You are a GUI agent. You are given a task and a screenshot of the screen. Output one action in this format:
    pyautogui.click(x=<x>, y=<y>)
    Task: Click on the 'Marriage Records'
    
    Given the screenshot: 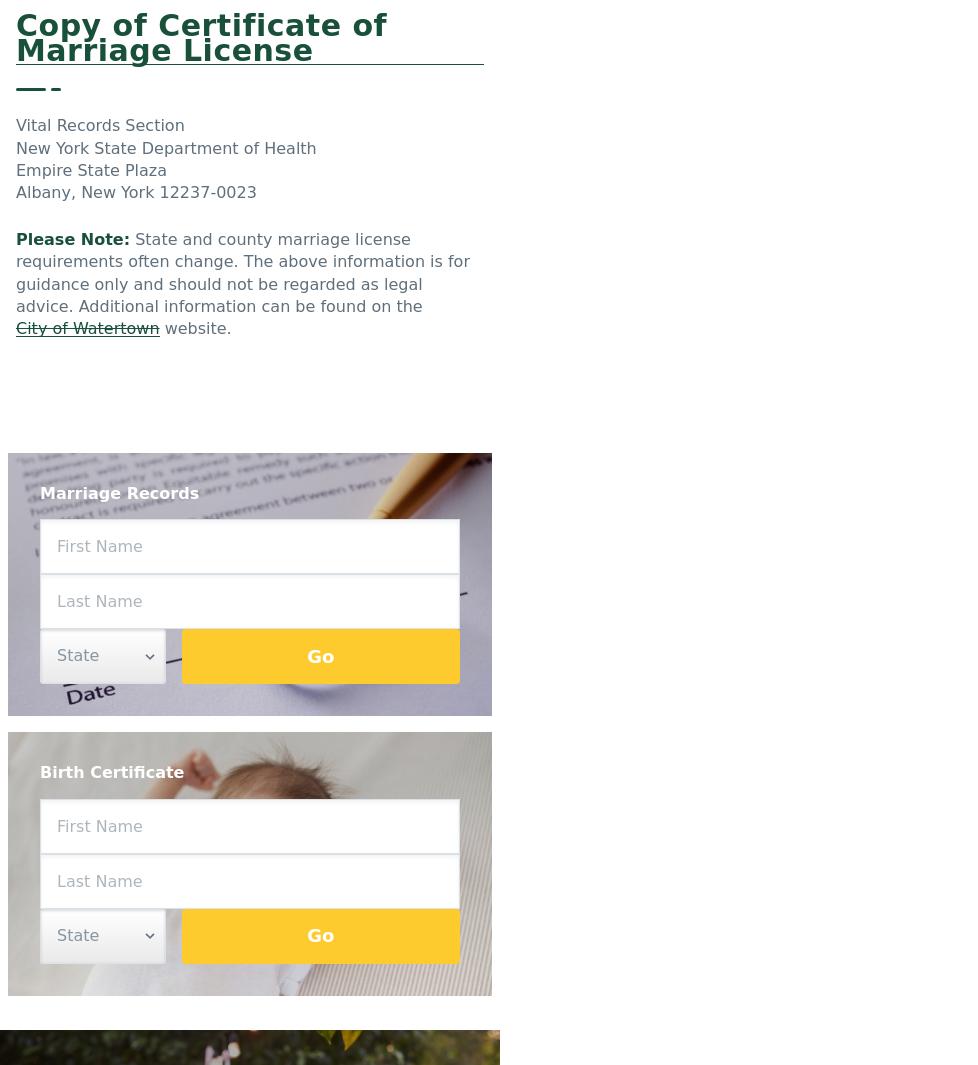 What is the action you would take?
    pyautogui.click(x=40, y=491)
    